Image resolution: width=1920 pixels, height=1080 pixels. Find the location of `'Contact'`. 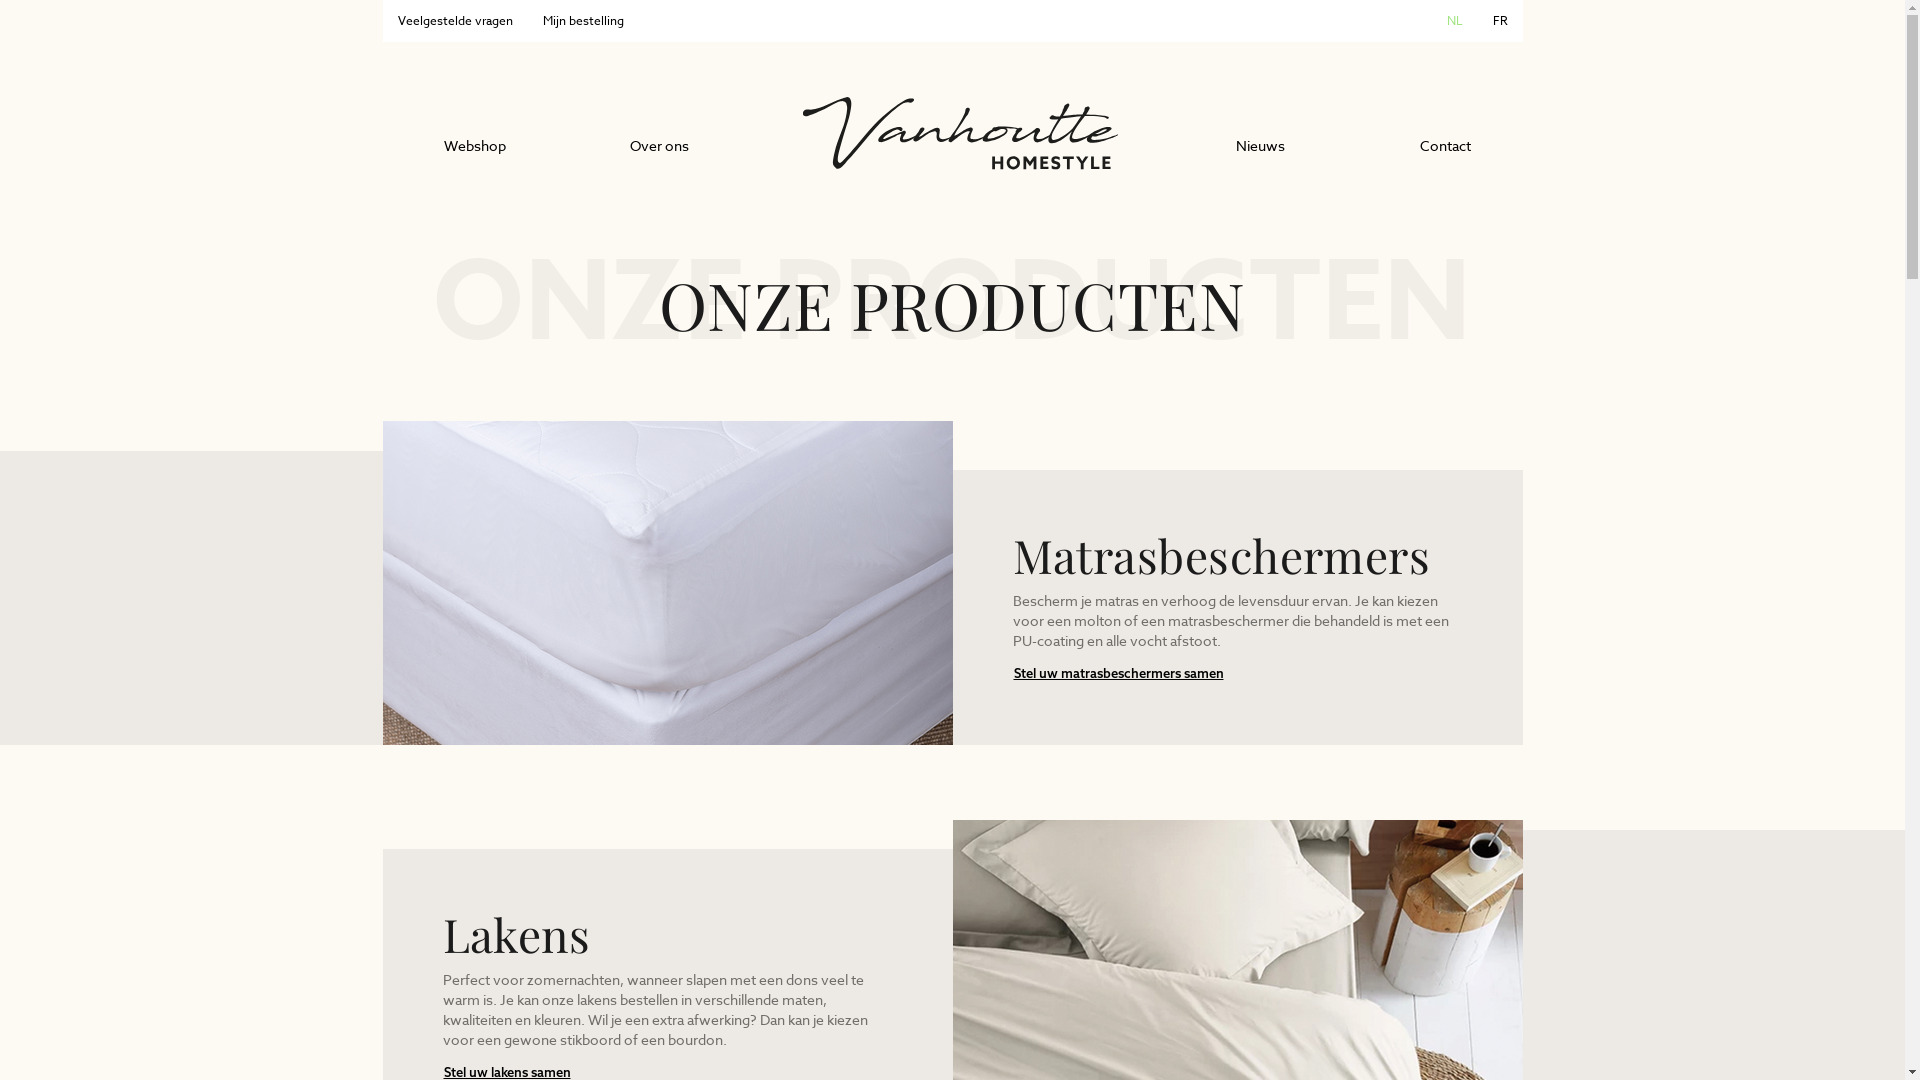

'Contact' is located at coordinates (1445, 145).